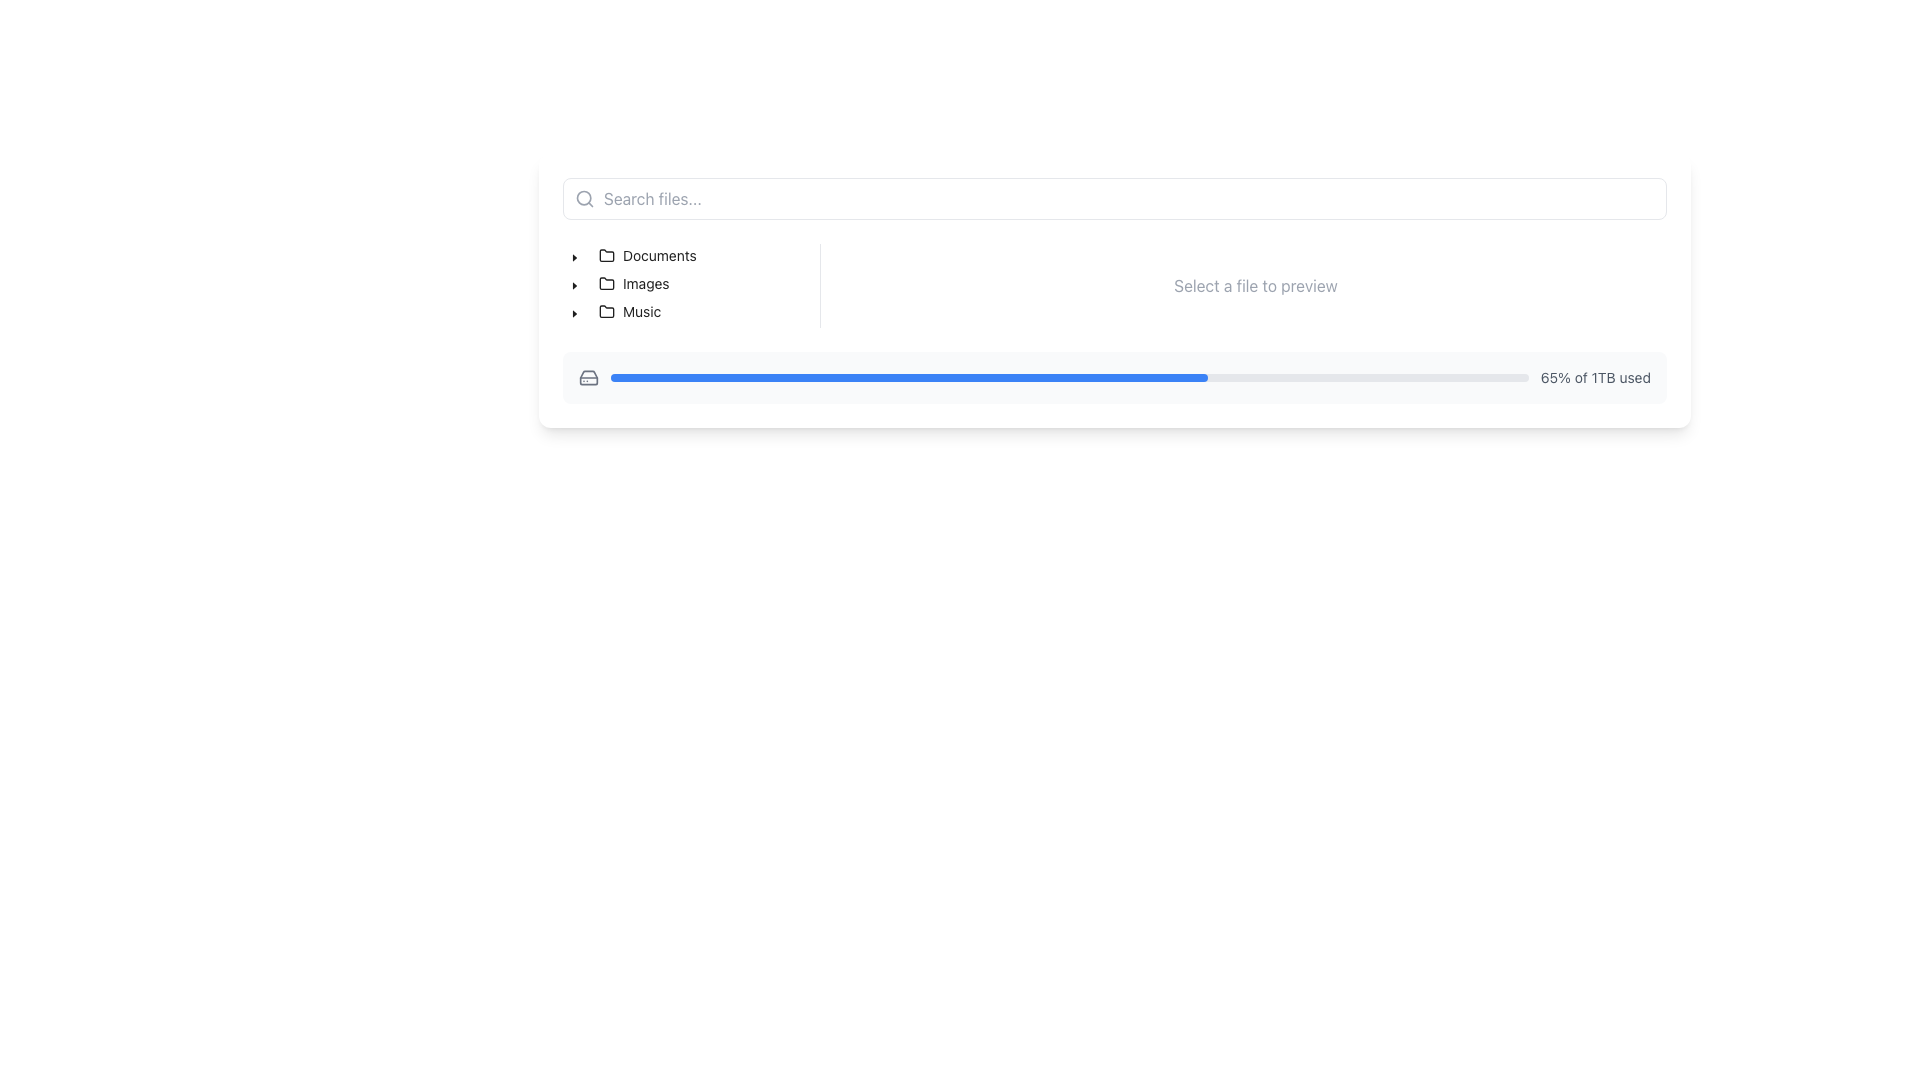 The image size is (1920, 1080). What do you see at coordinates (574, 257) in the screenshot?
I see `the small triangular icon pointing downwards next to the 'Documents' label` at bounding box center [574, 257].